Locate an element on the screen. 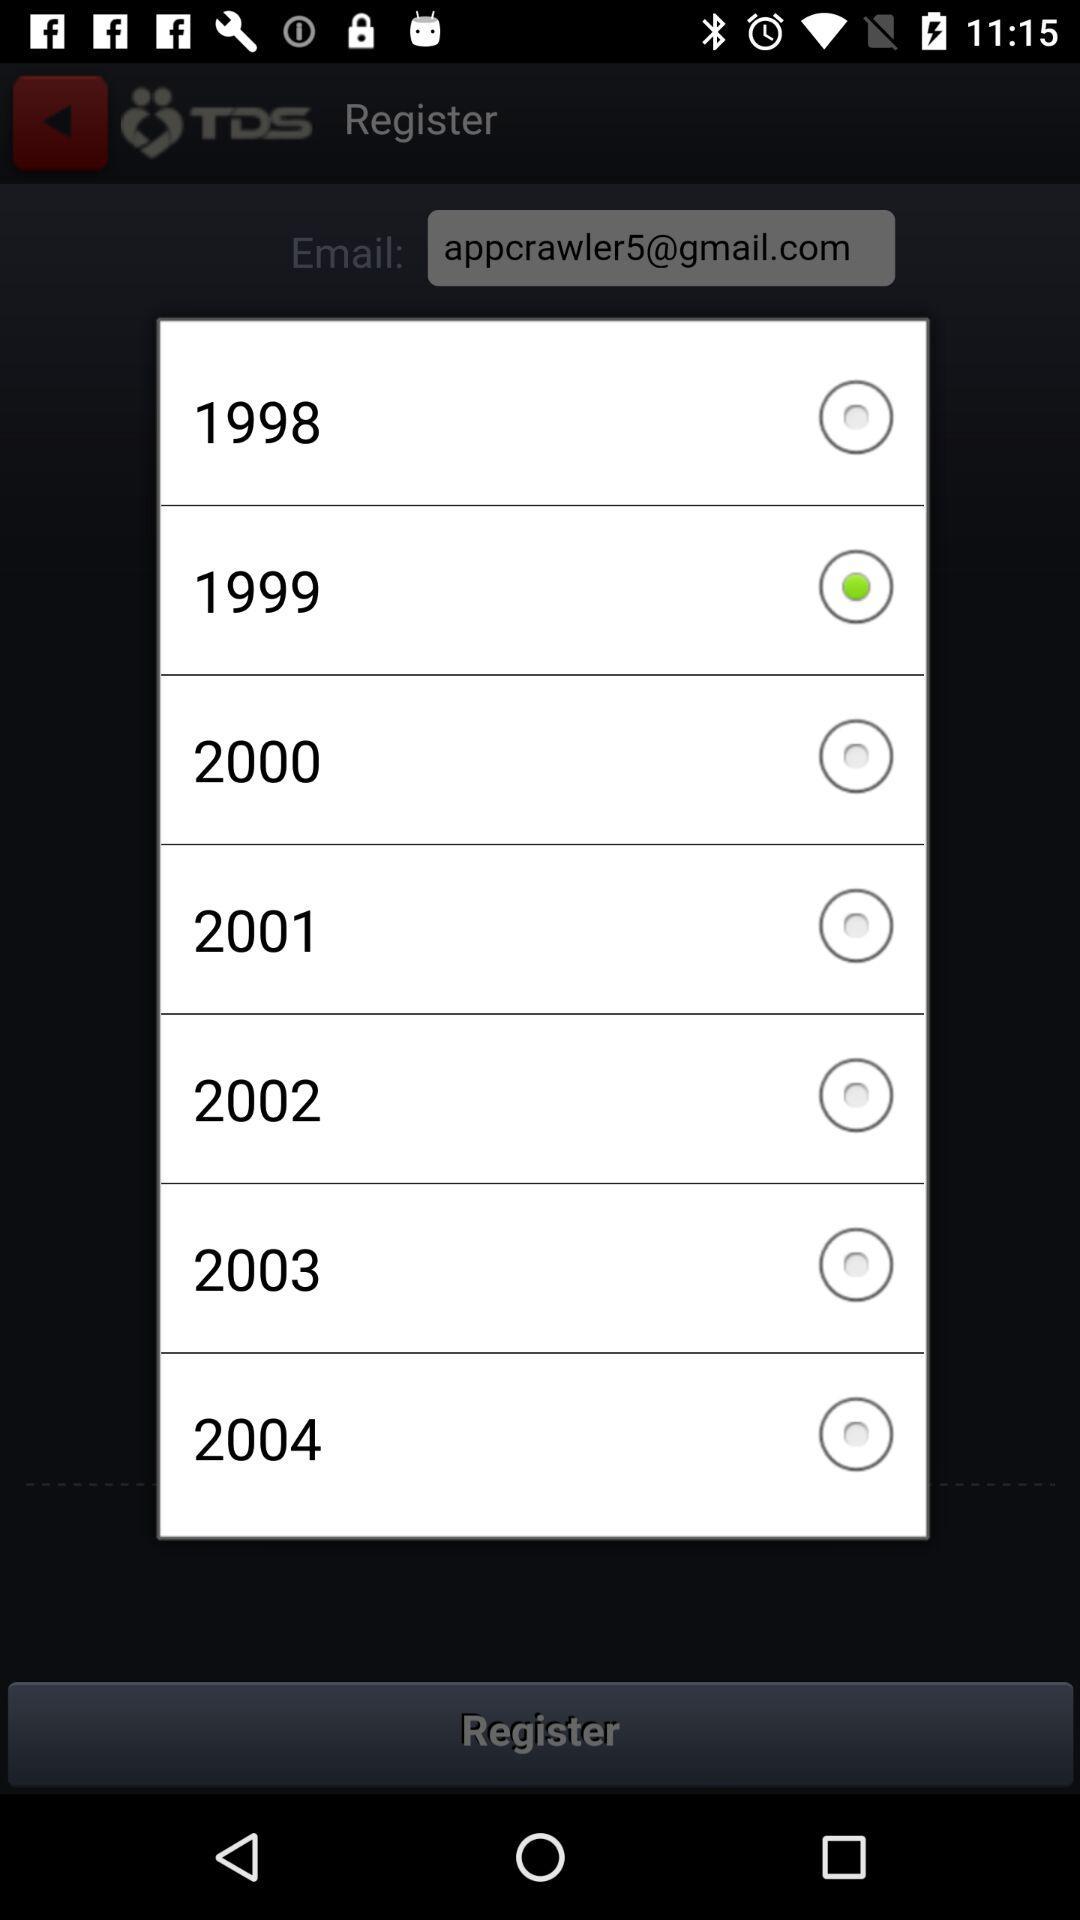 The image size is (1080, 1920). the 2002 item is located at coordinates (542, 1097).